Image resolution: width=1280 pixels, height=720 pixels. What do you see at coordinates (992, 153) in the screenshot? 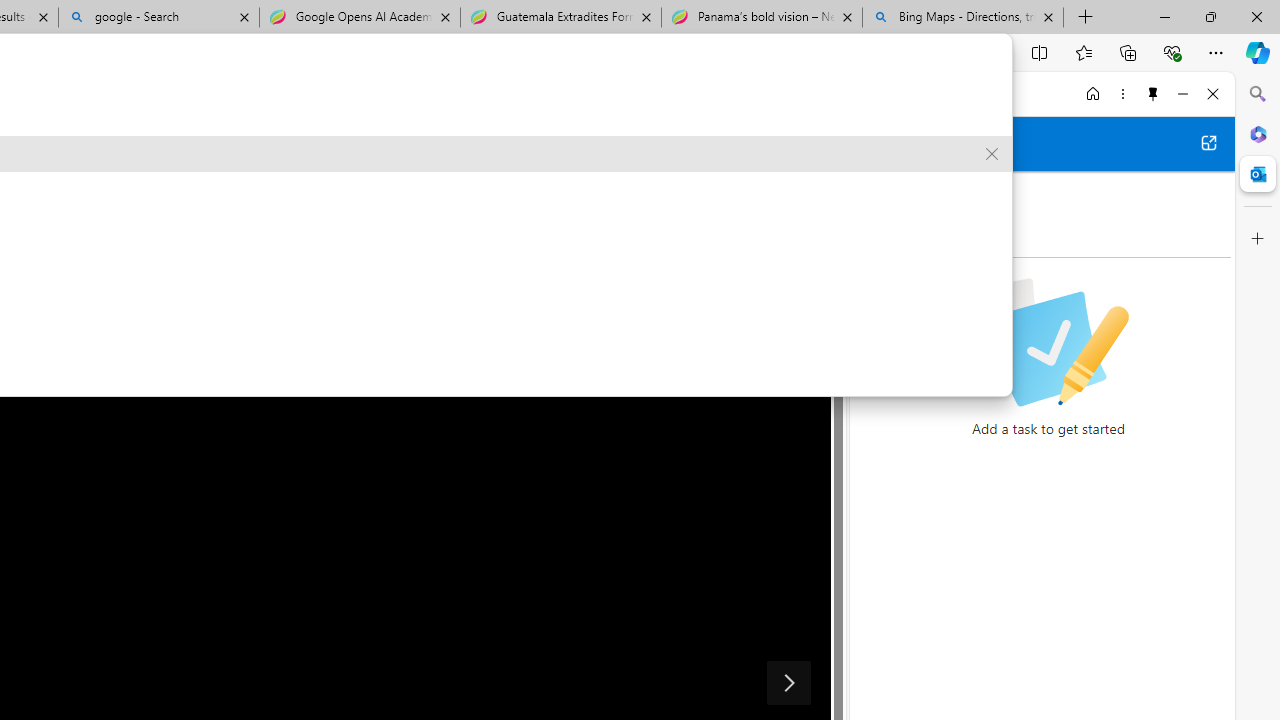
I see `'Remove suggestion'` at bounding box center [992, 153].